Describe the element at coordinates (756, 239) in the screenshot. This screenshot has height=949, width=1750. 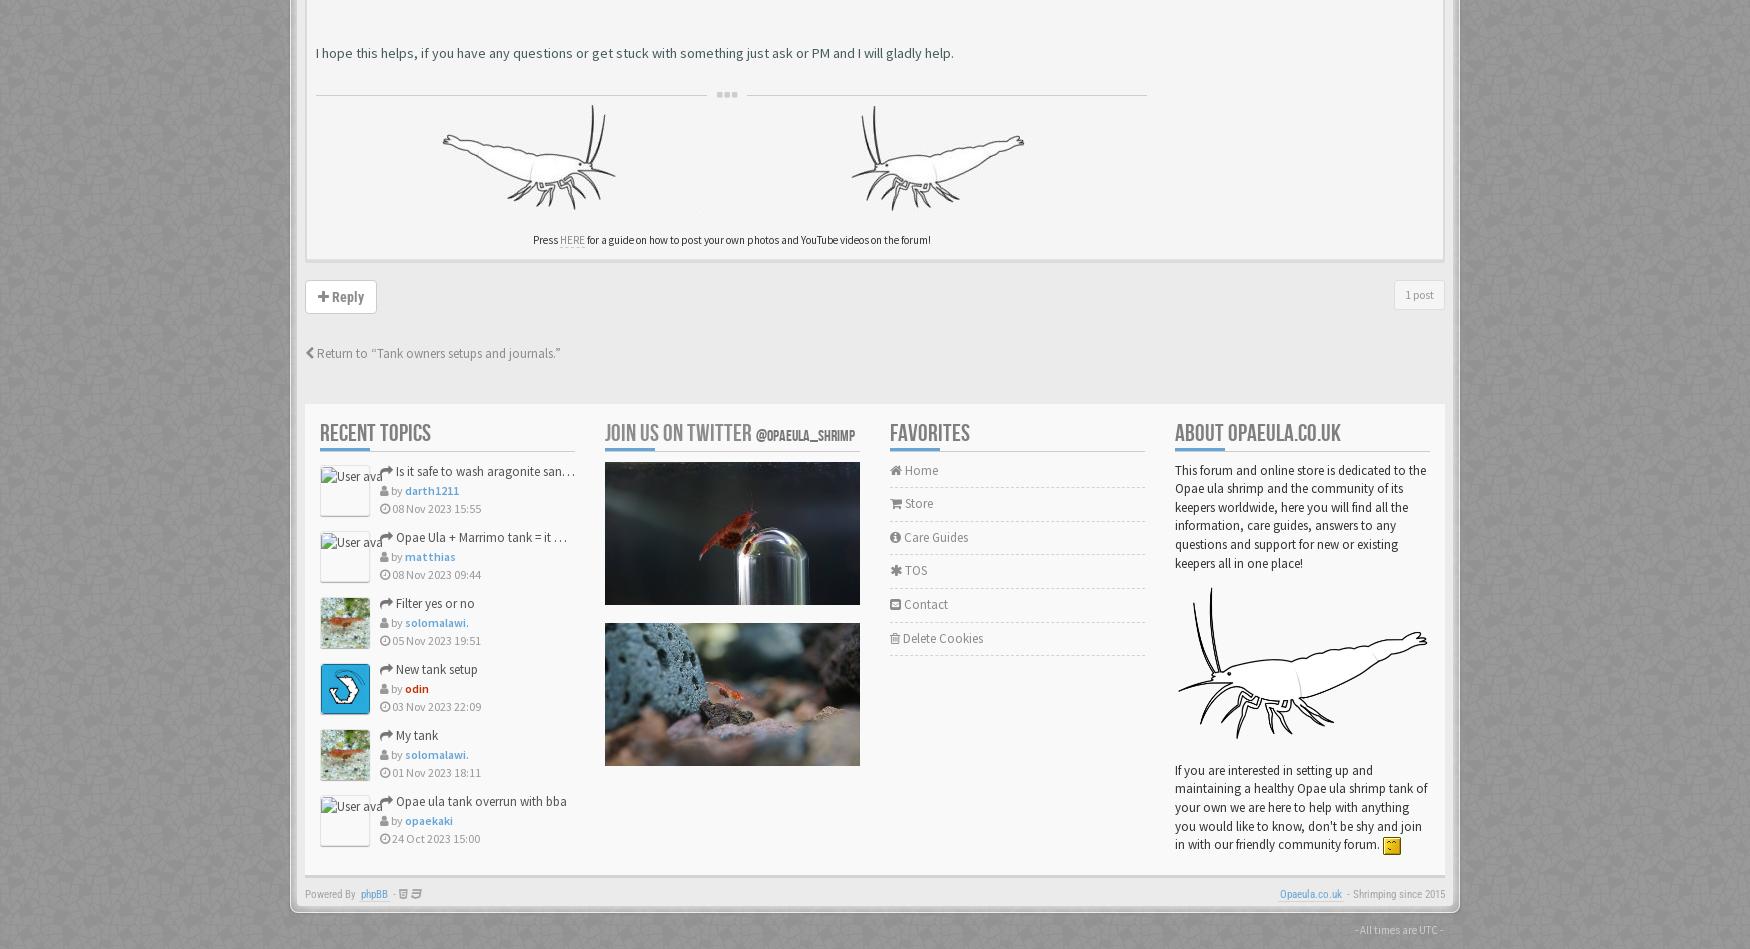
I see `'for a guide on how to post your own photos and YouTube videos on the forum!'` at that location.